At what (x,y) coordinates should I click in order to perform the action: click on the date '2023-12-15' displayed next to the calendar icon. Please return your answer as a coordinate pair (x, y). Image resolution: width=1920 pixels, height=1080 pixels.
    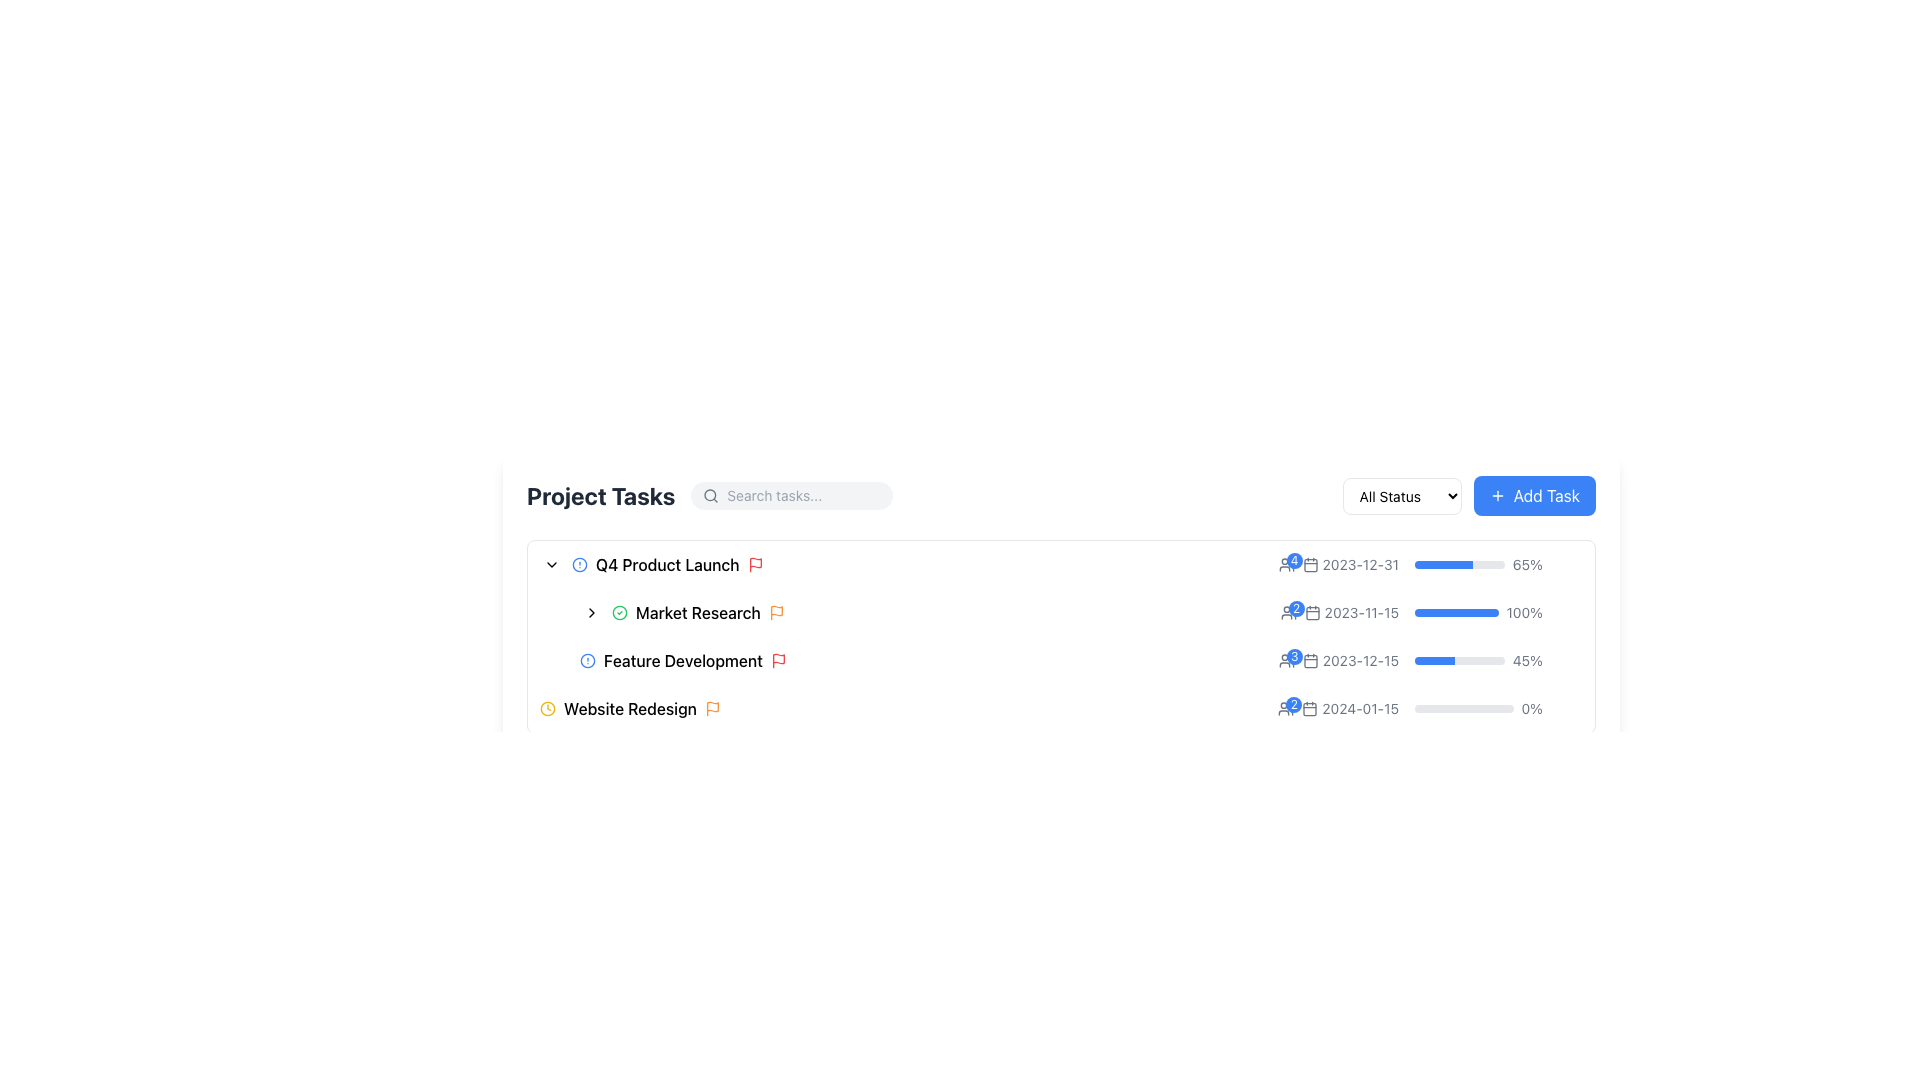
    Looking at the image, I should click on (1338, 660).